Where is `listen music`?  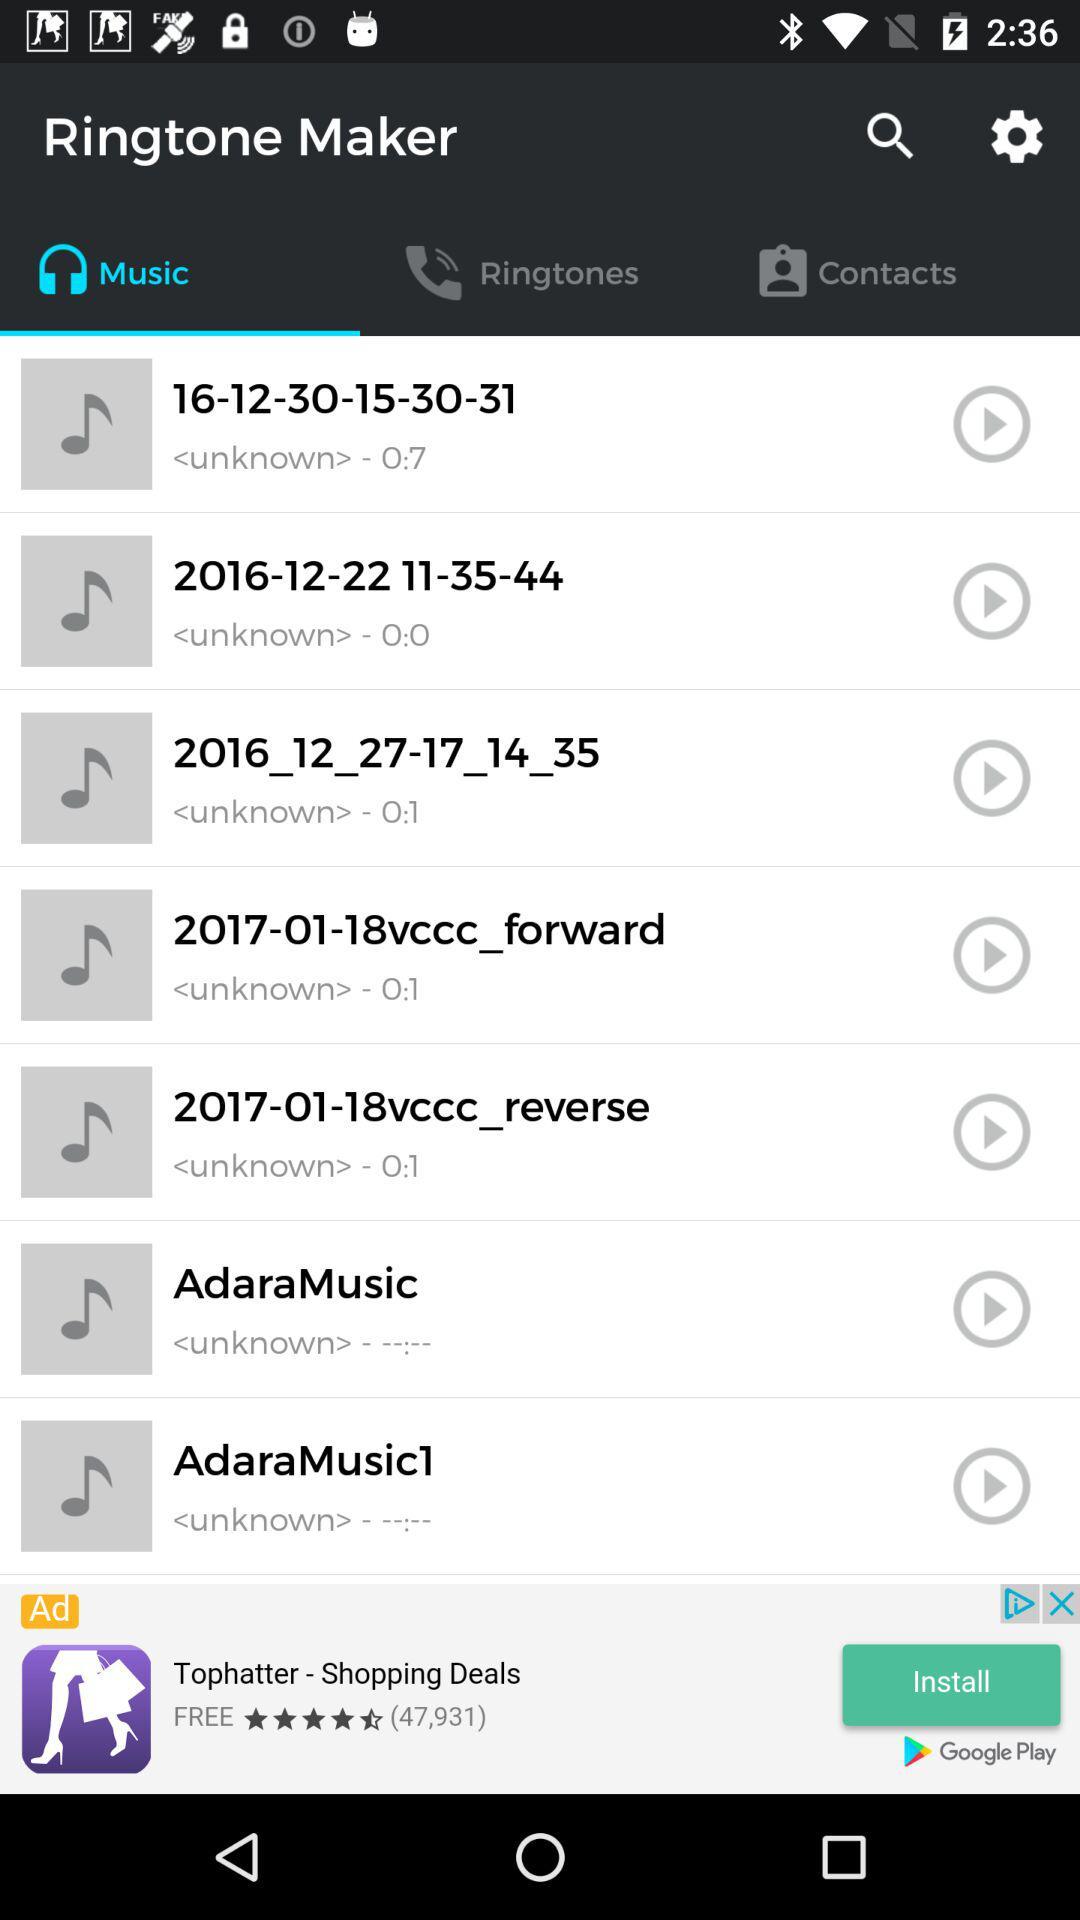 listen music is located at coordinates (991, 1132).